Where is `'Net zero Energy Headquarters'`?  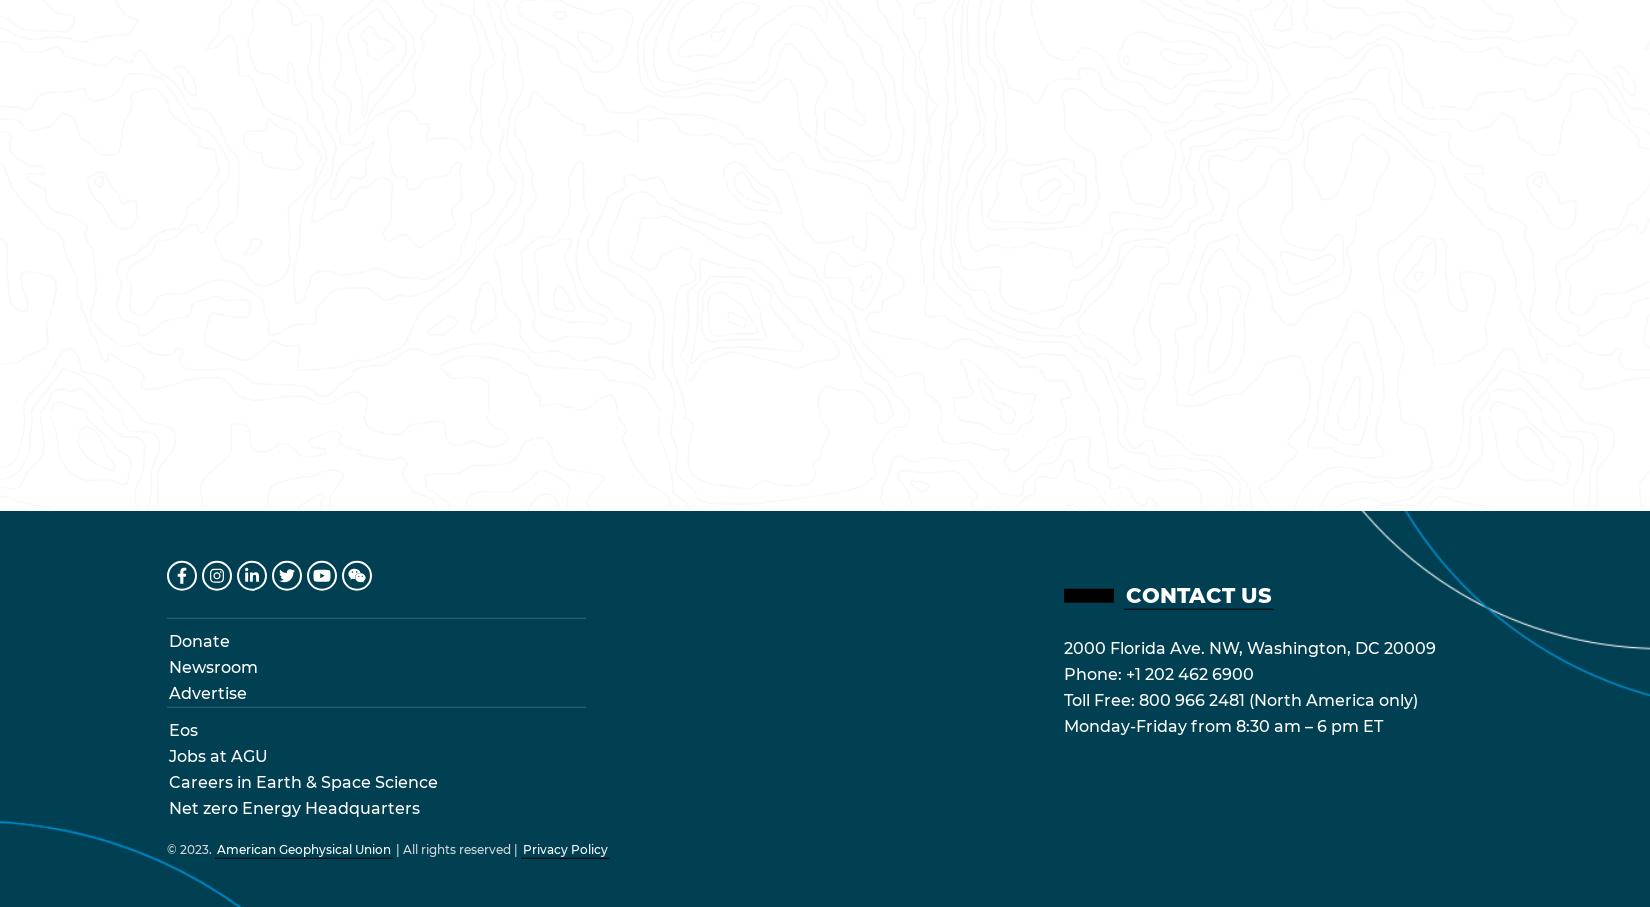
'Net zero Energy Headquarters' is located at coordinates (294, 807).